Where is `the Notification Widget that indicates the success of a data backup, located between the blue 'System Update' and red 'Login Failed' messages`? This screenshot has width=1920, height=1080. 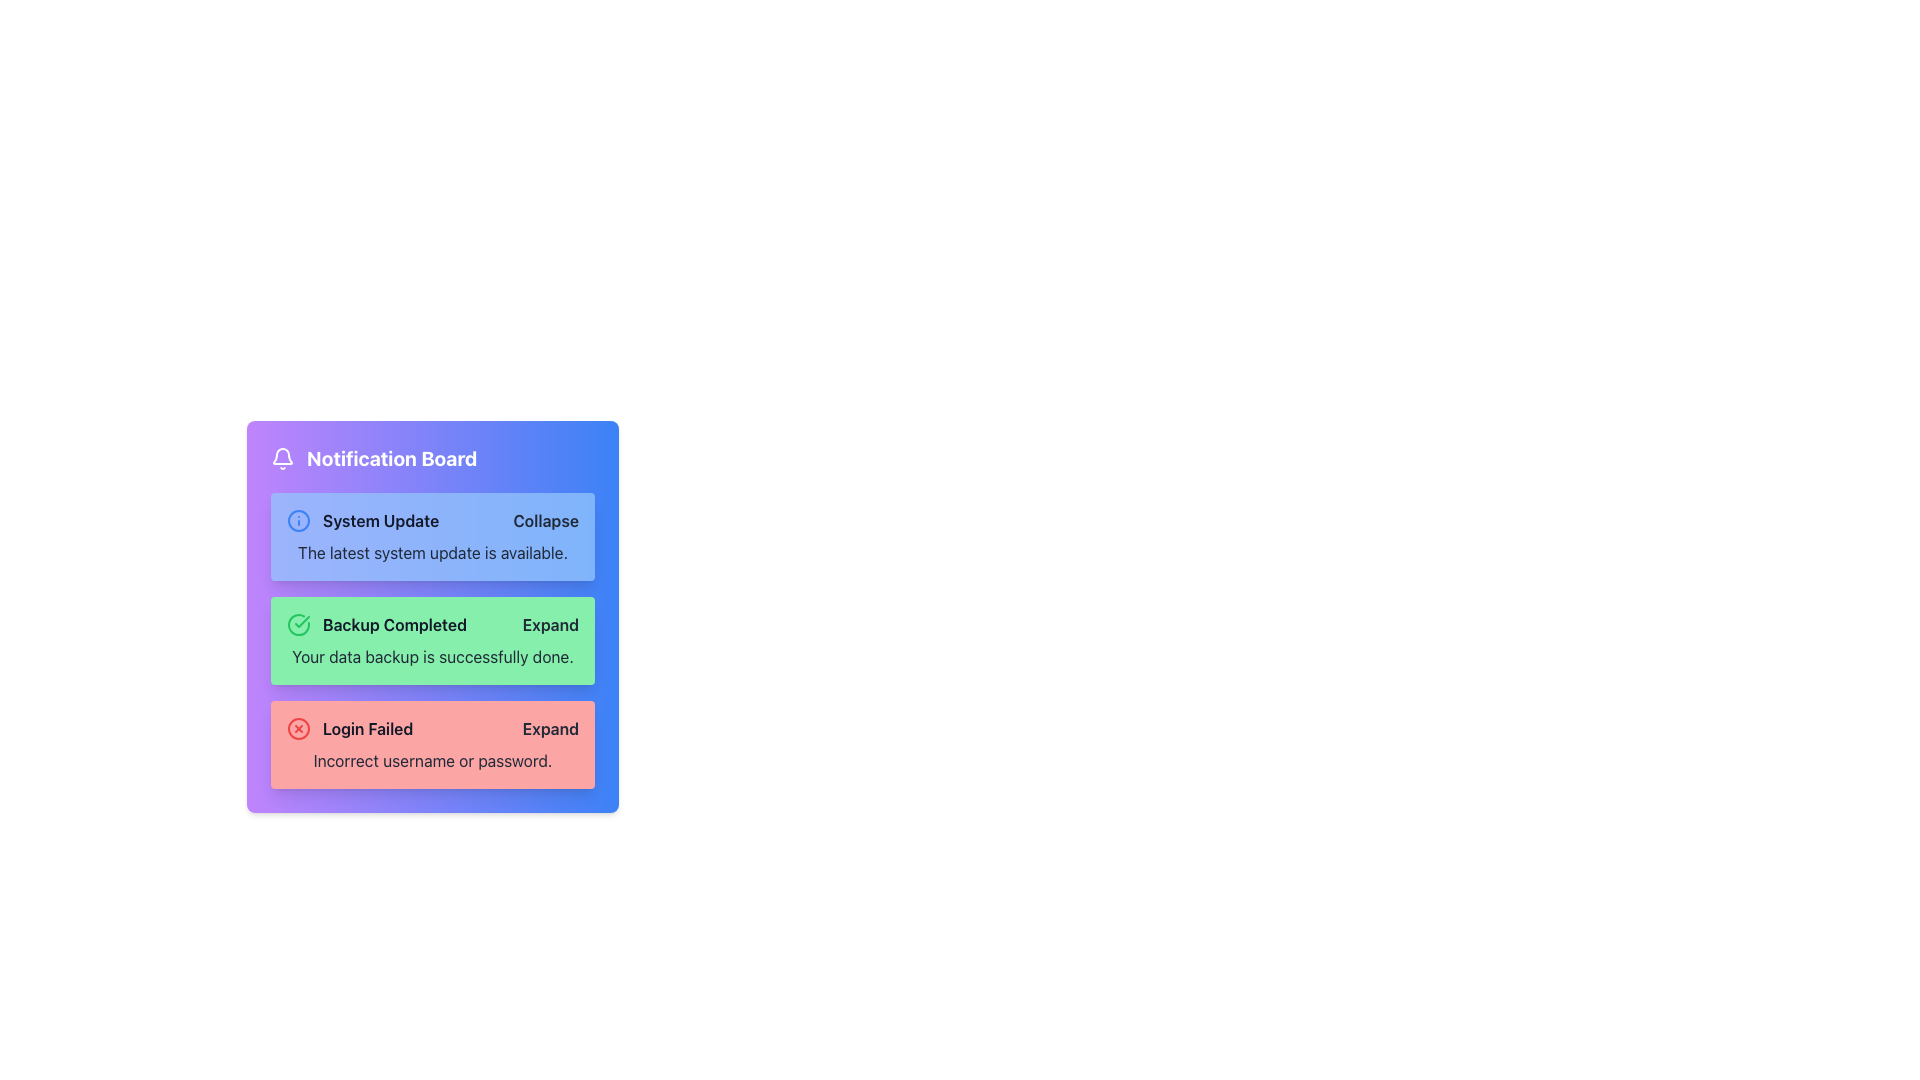
the Notification Widget that indicates the success of a data backup, located between the blue 'System Update' and red 'Login Failed' messages is located at coordinates (431, 616).